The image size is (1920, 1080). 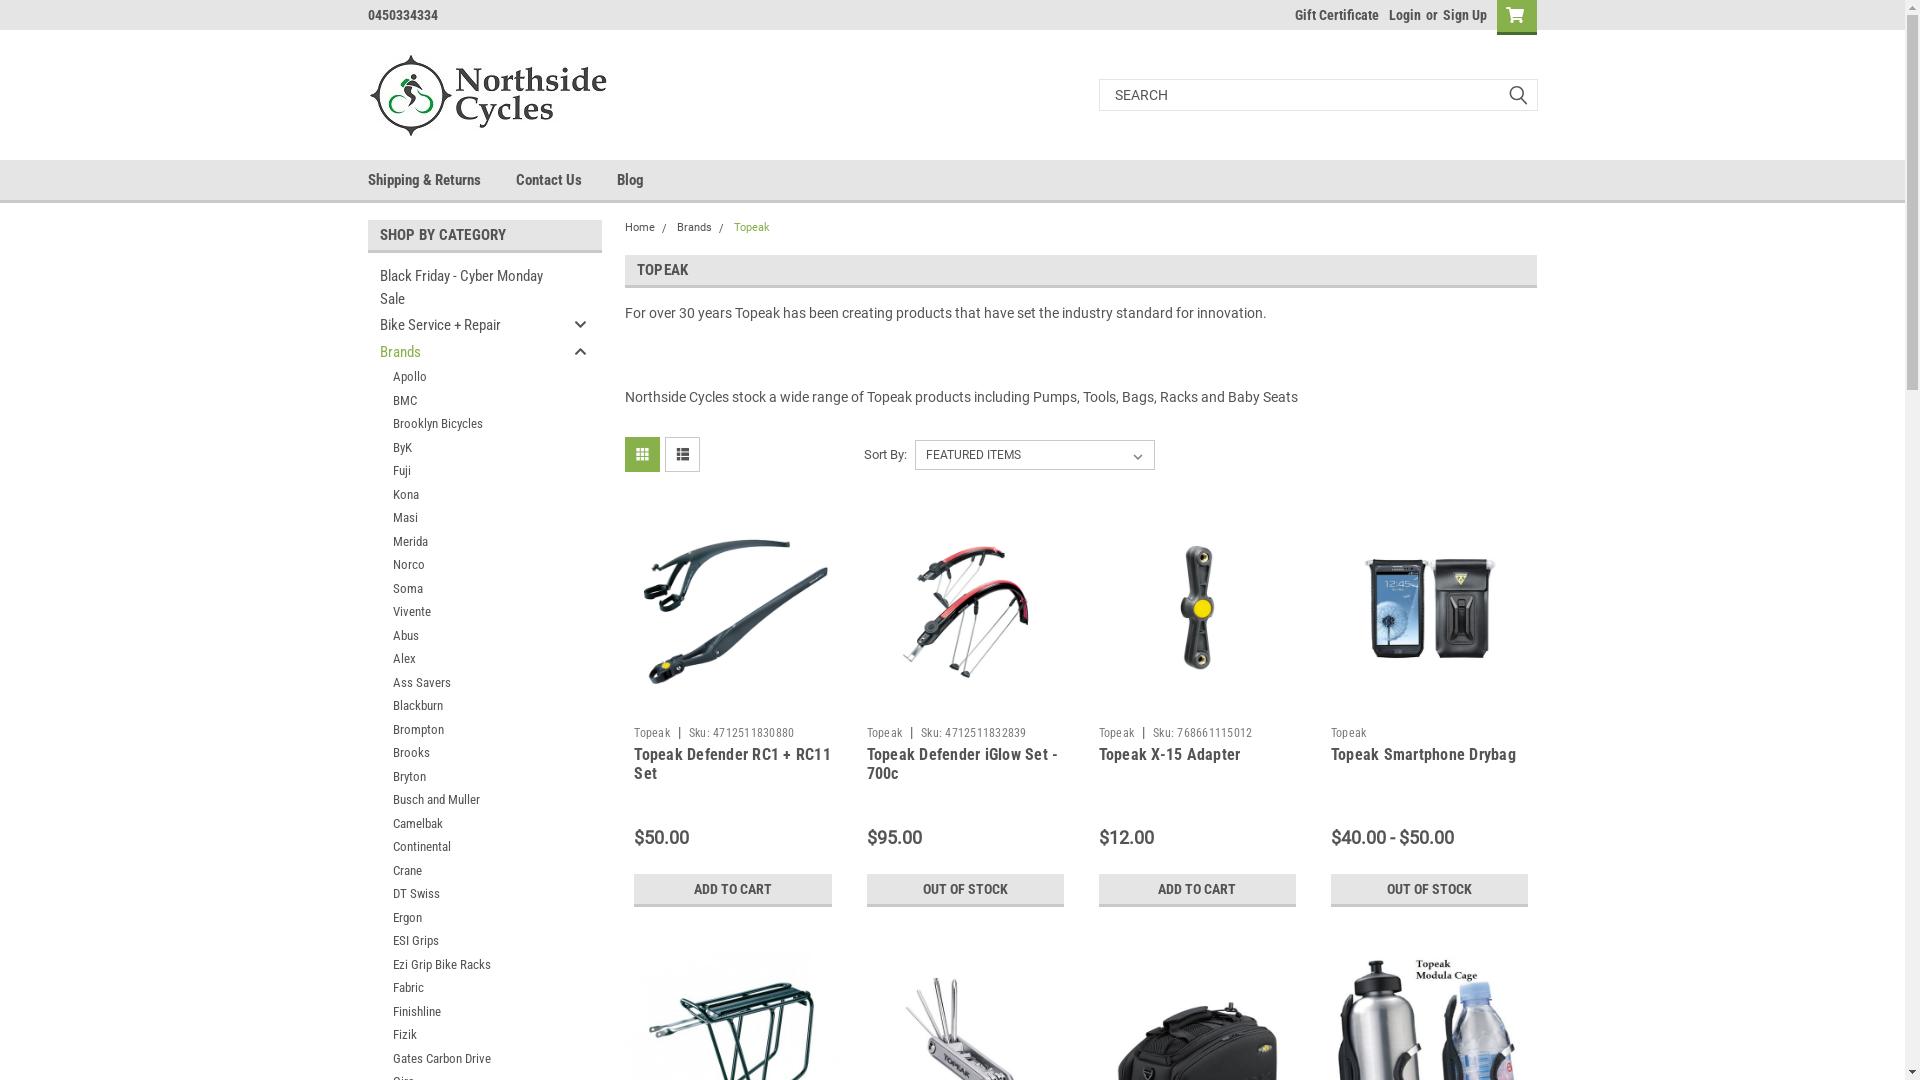 What do you see at coordinates (466, 400) in the screenshot?
I see `'BMC'` at bounding box center [466, 400].